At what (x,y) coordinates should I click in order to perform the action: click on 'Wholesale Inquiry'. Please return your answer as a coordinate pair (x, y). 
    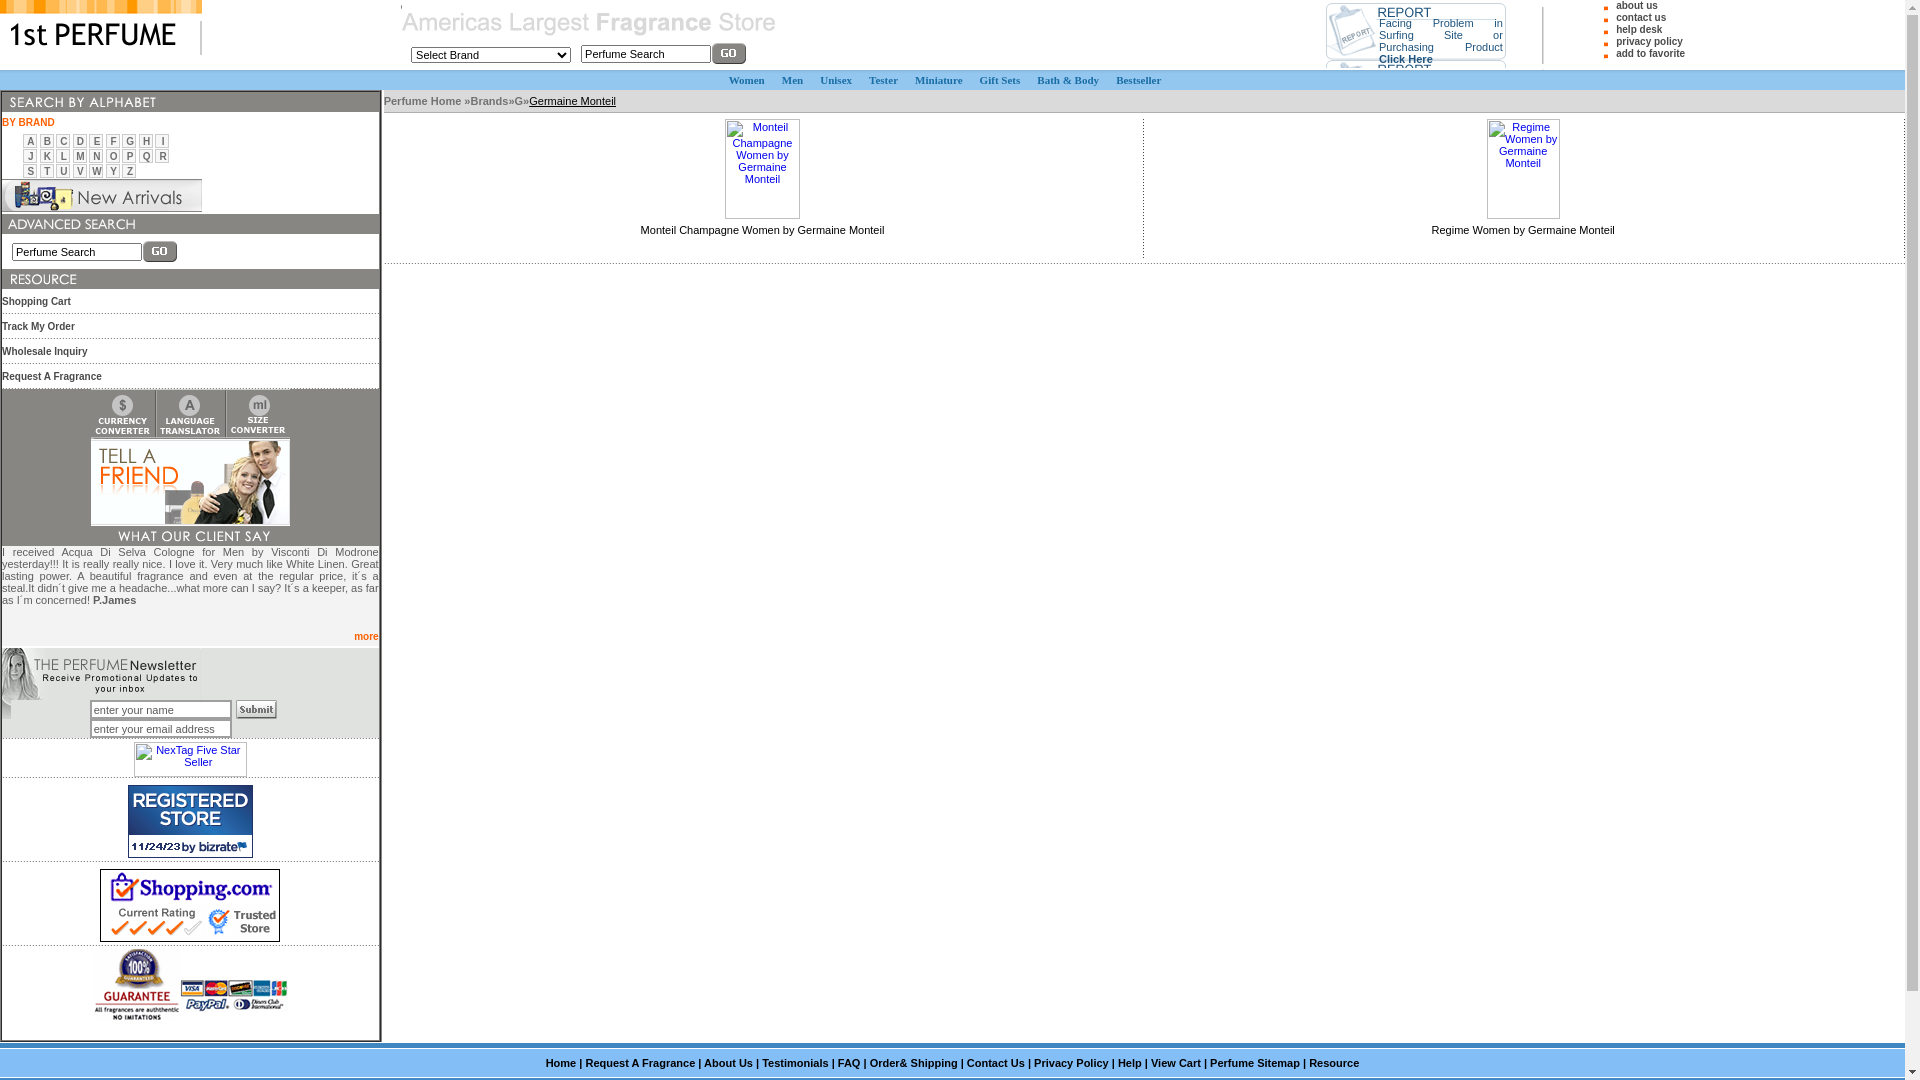
    Looking at the image, I should click on (44, 350).